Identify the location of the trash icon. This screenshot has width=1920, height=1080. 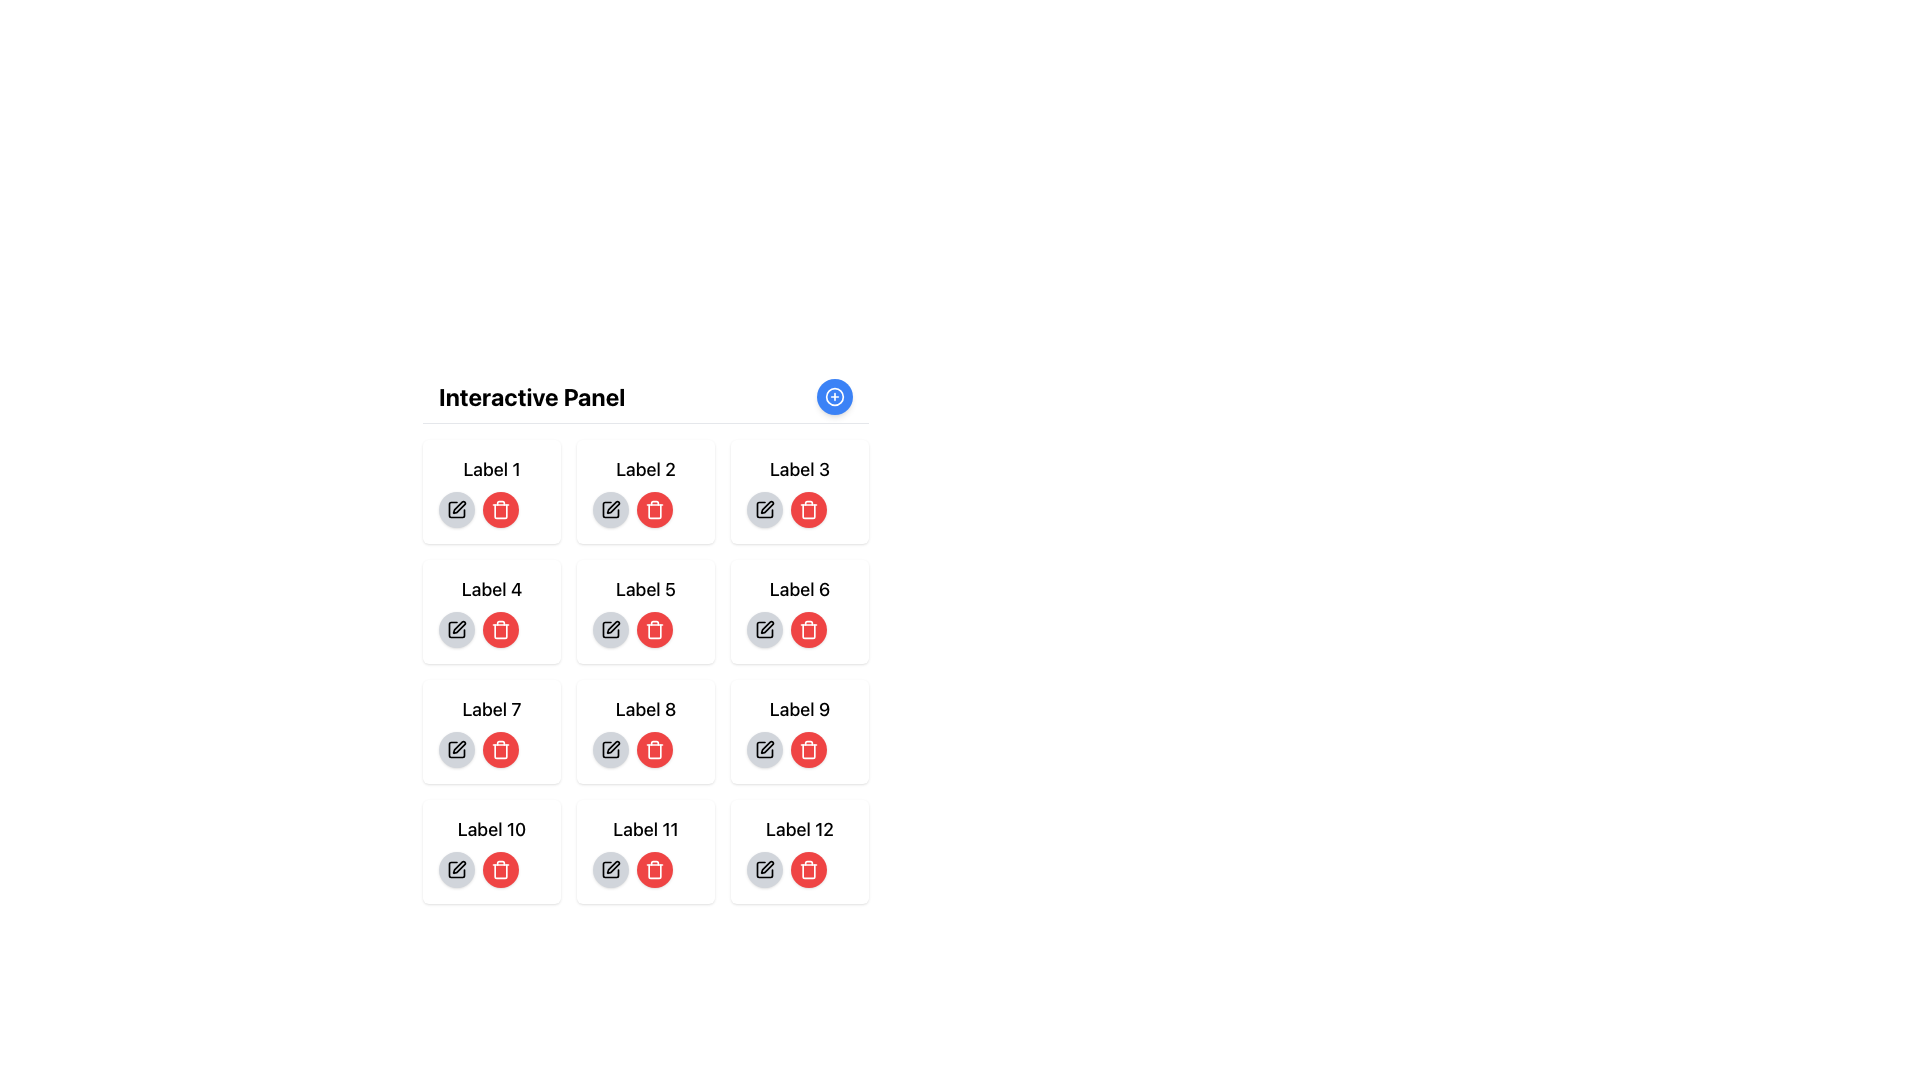
(654, 870).